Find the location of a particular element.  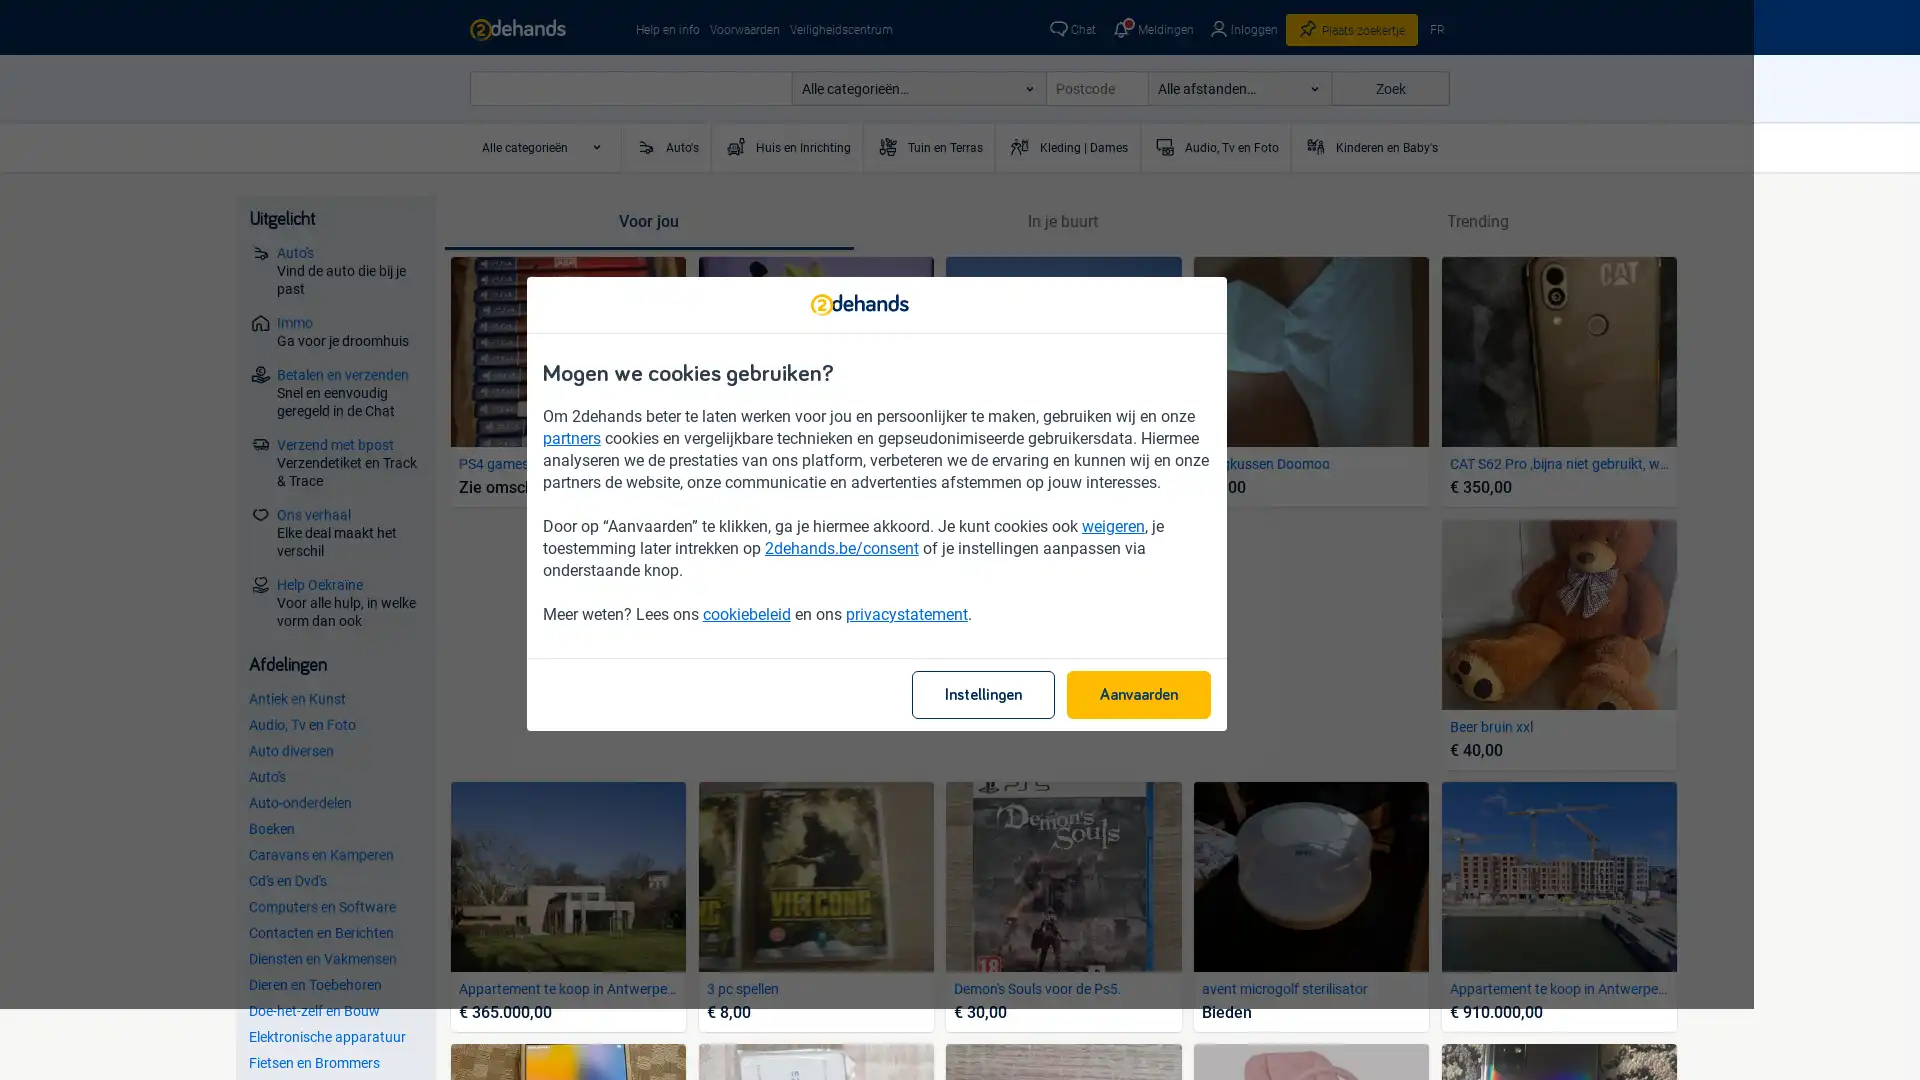

Aanvaarden is located at coordinates (1221, 731).